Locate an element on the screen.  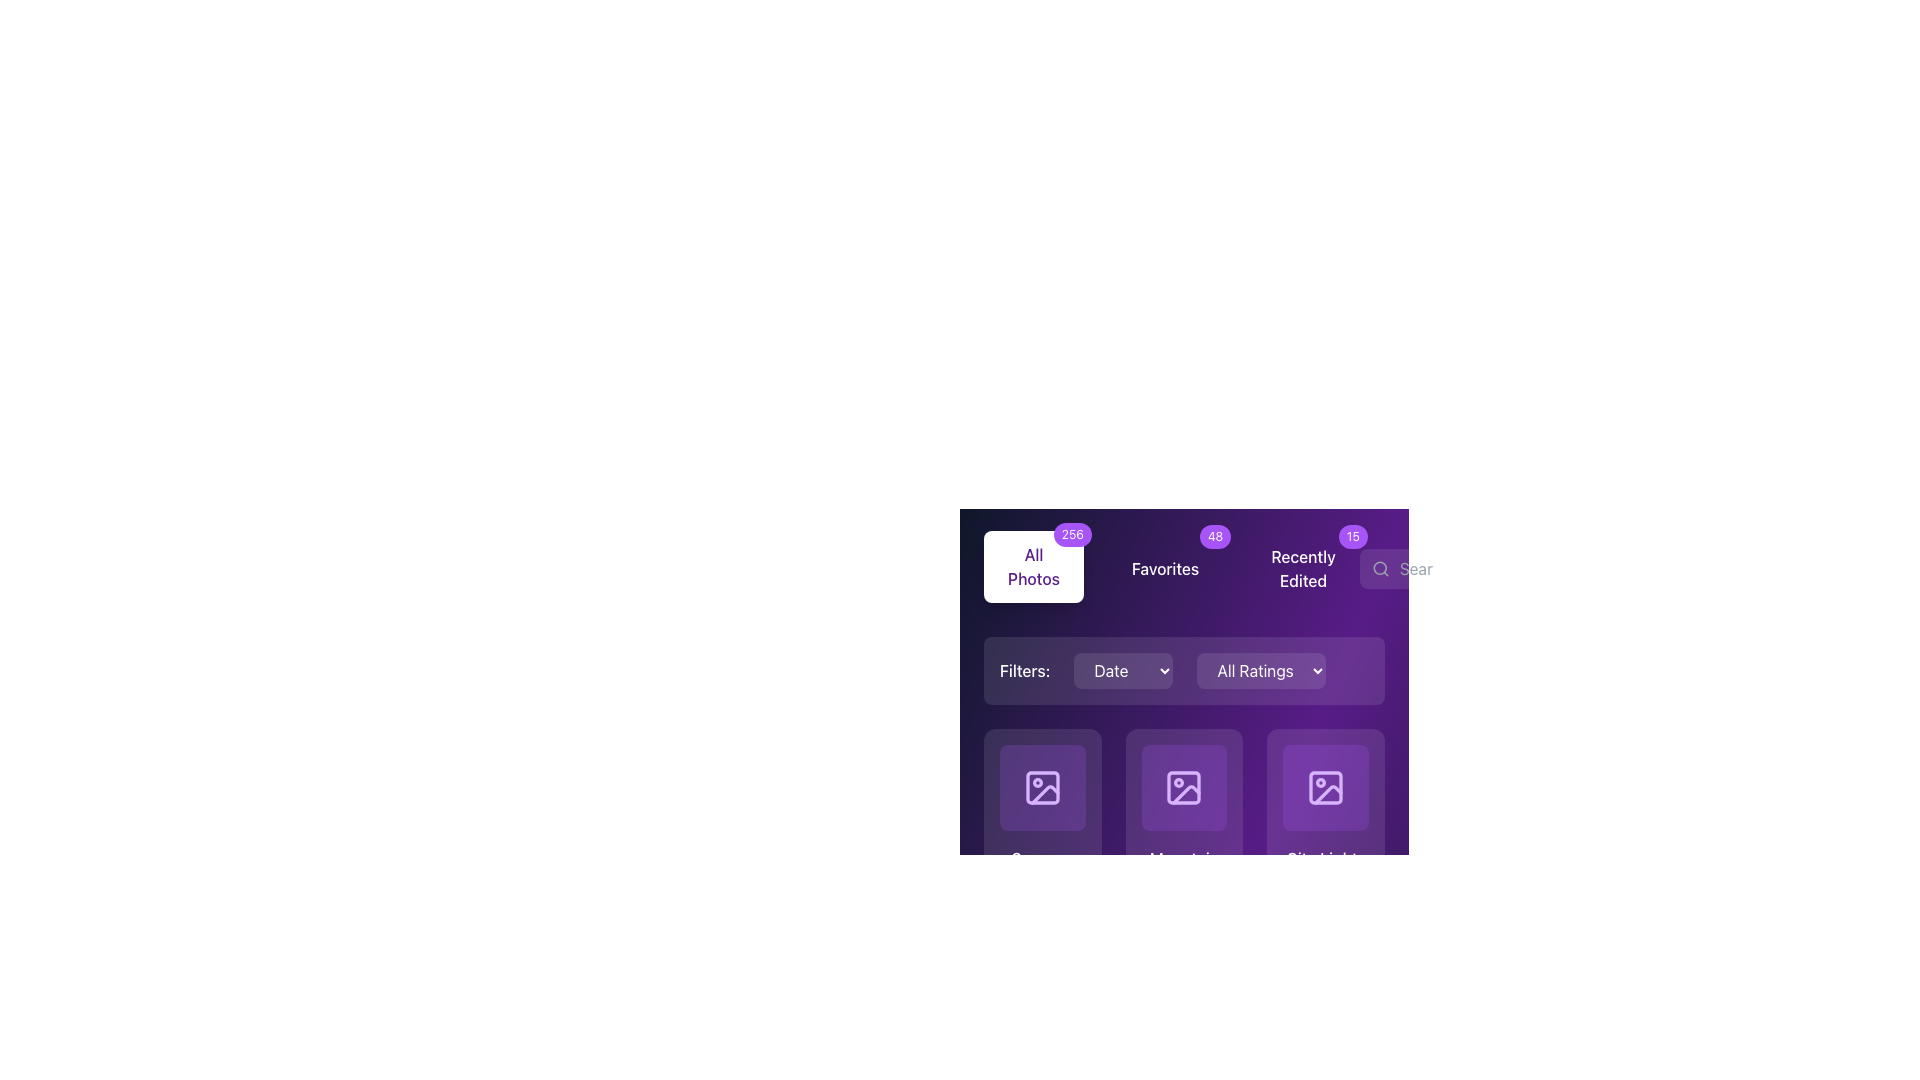
the content of the Notification badge located in the top-right corner of the 'Recently Edited' section, which indicates the number of items or updates is located at coordinates (1353, 535).